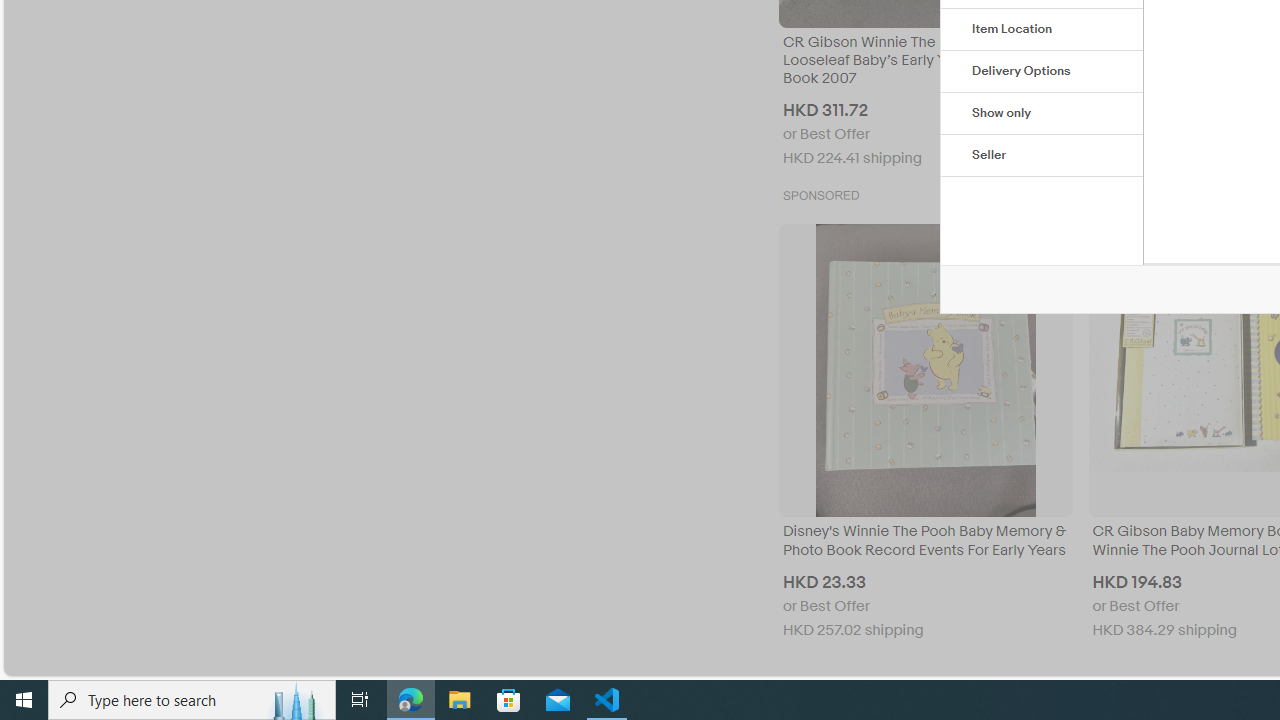  I want to click on 'Item Location', so click(1041, 29).